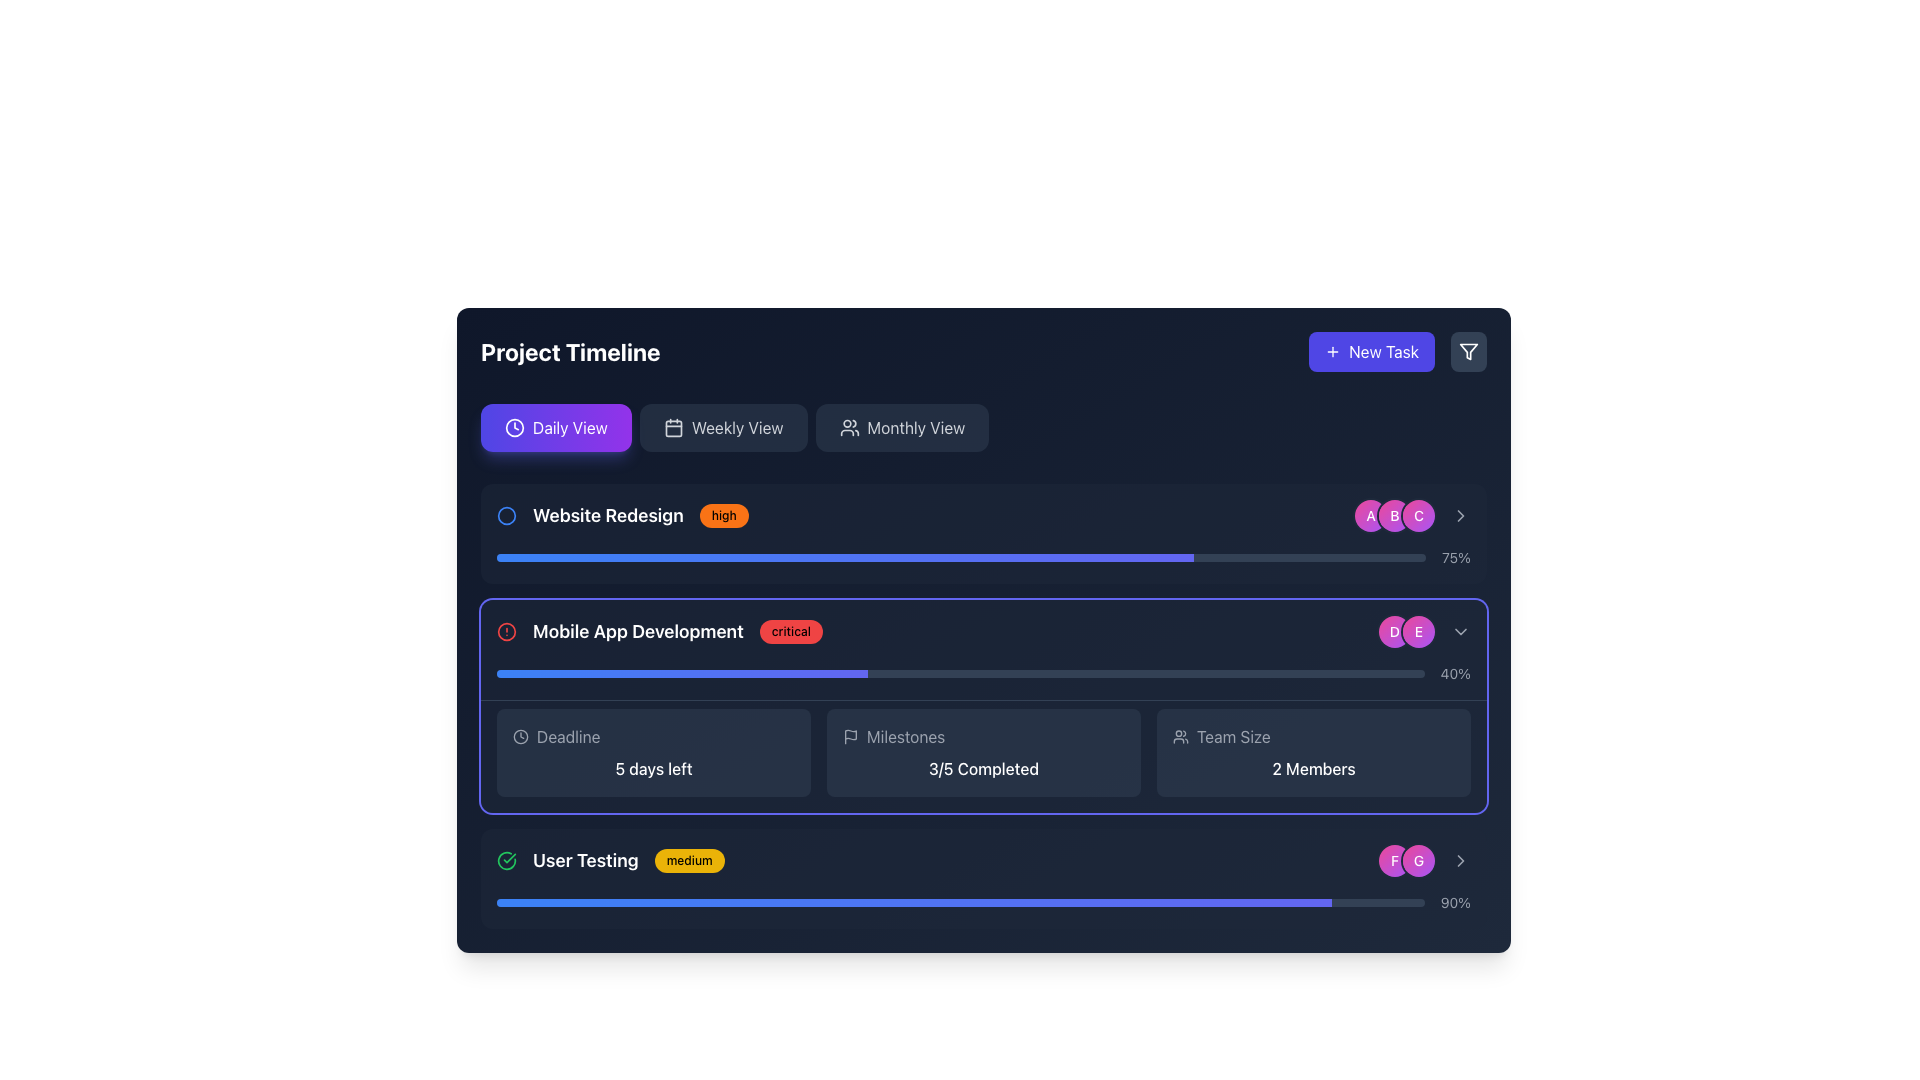  I want to click on the rightward-pointing chevron icon located to the right of the second item in the list, so click(1460, 515).